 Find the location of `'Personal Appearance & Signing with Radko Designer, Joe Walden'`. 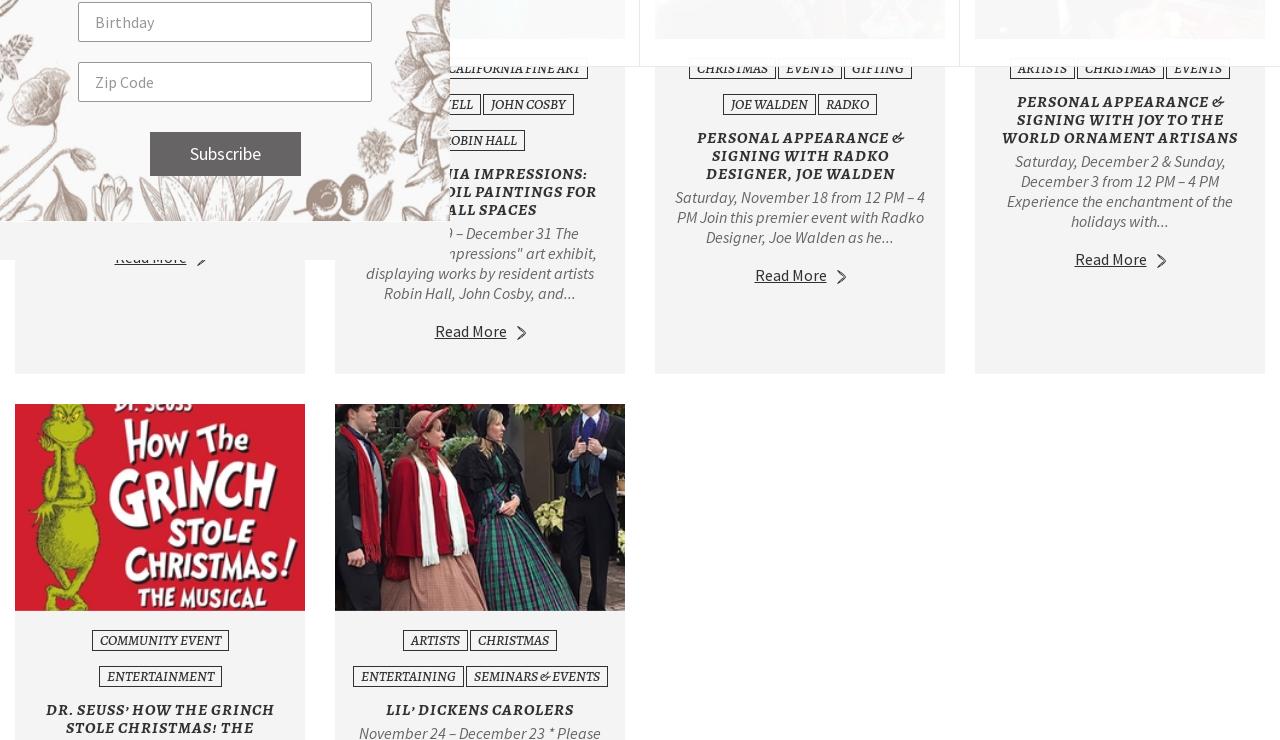

'Personal Appearance & Signing with Radko Designer, Joe Walden' is located at coordinates (798, 155).